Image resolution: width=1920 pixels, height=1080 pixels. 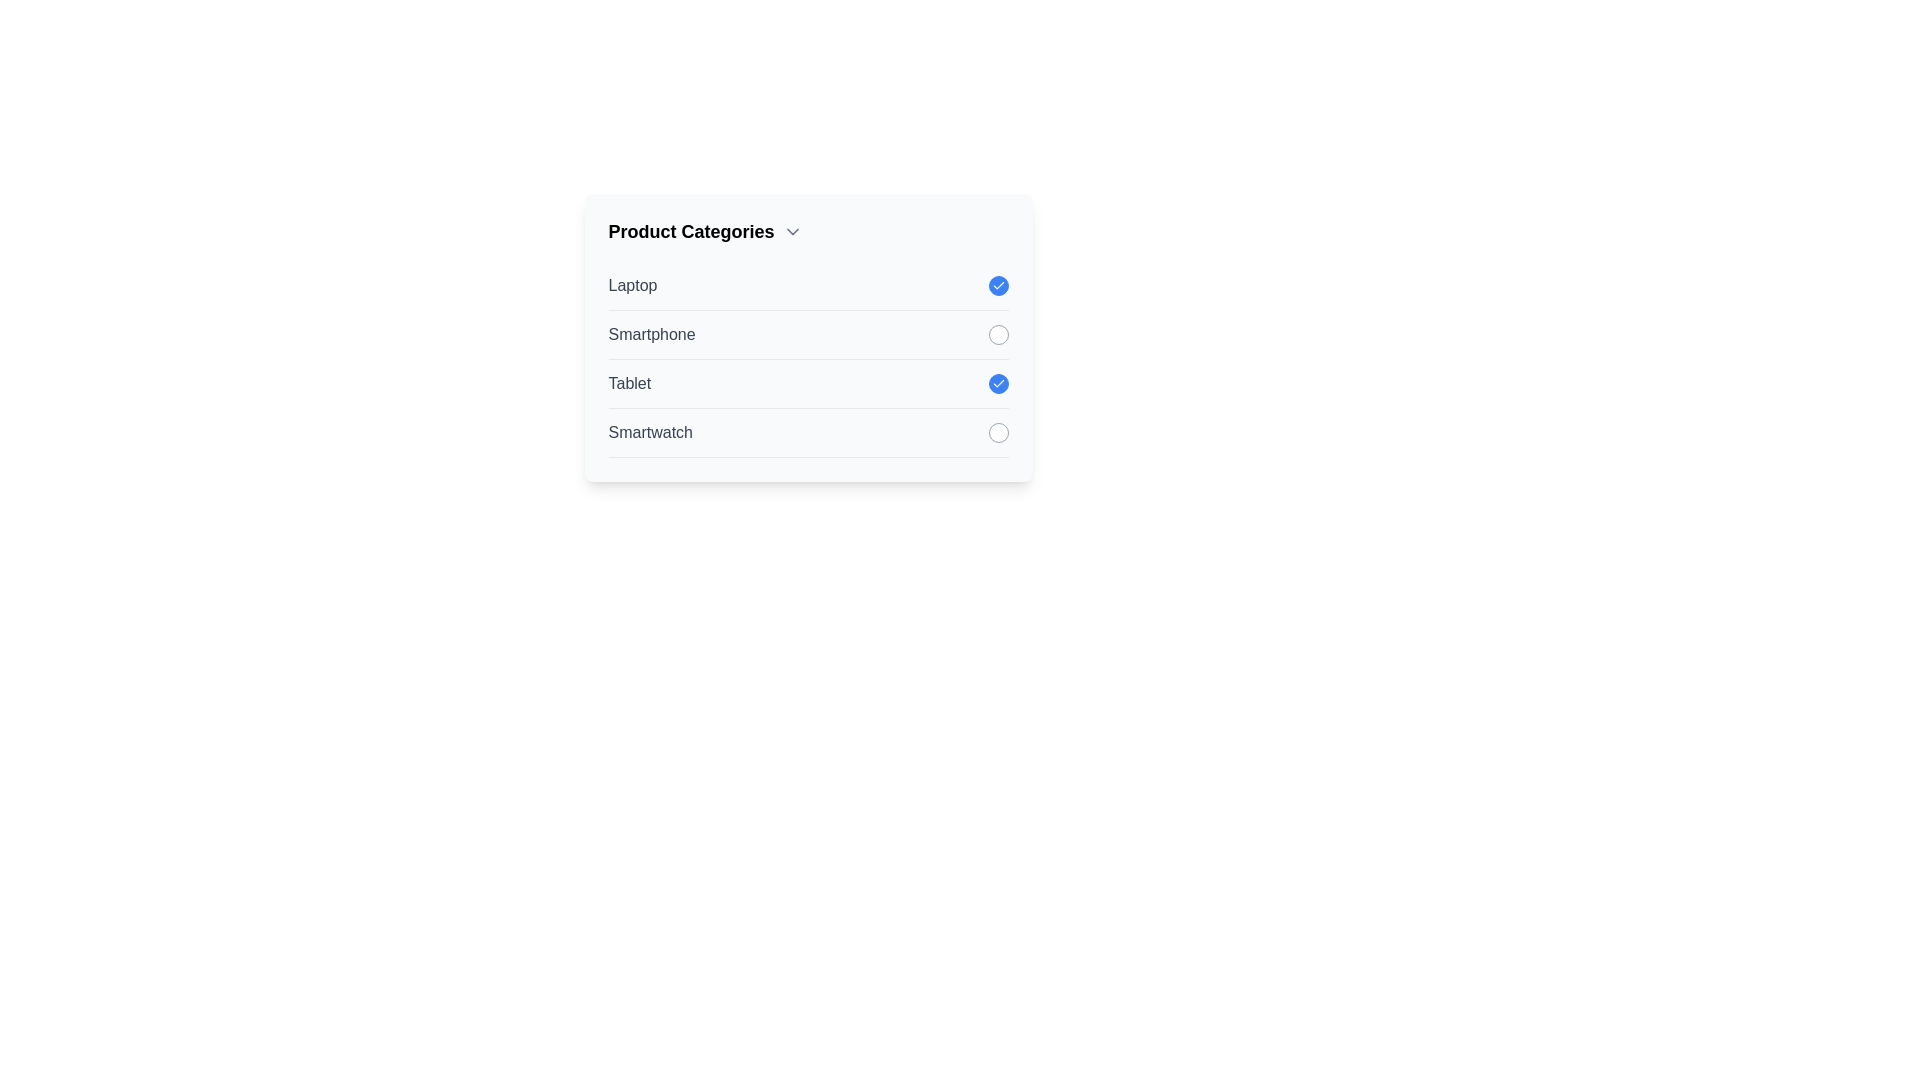 What do you see at coordinates (998, 334) in the screenshot?
I see `the item Smartphone` at bounding box center [998, 334].